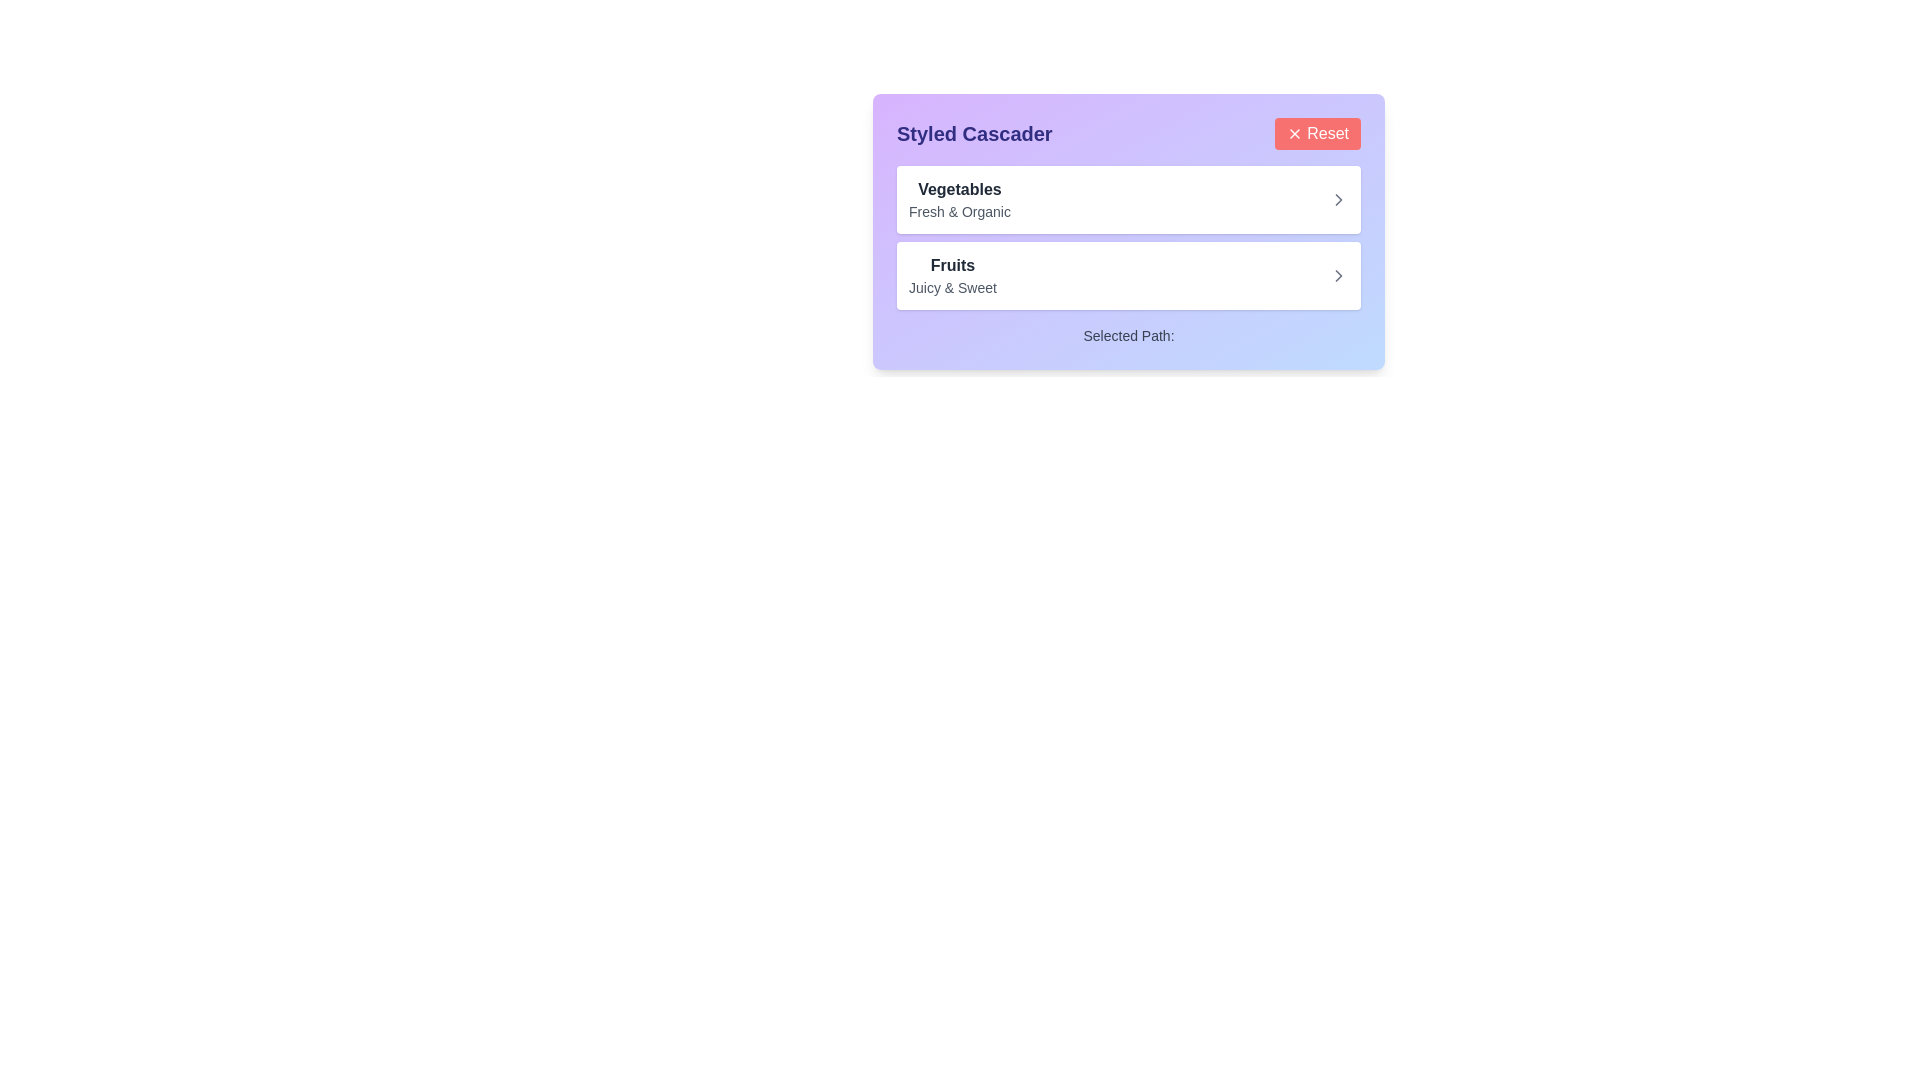 The image size is (1920, 1080). What do you see at coordinates (951, 265) in the screenshot?
I see `the bold text label reading 'Fruits' that is centered in the second item of a vertically aligned list, situated between 'Vegetables' above and 'Juicy & Sweet' below` at bounding box center [951, 265].